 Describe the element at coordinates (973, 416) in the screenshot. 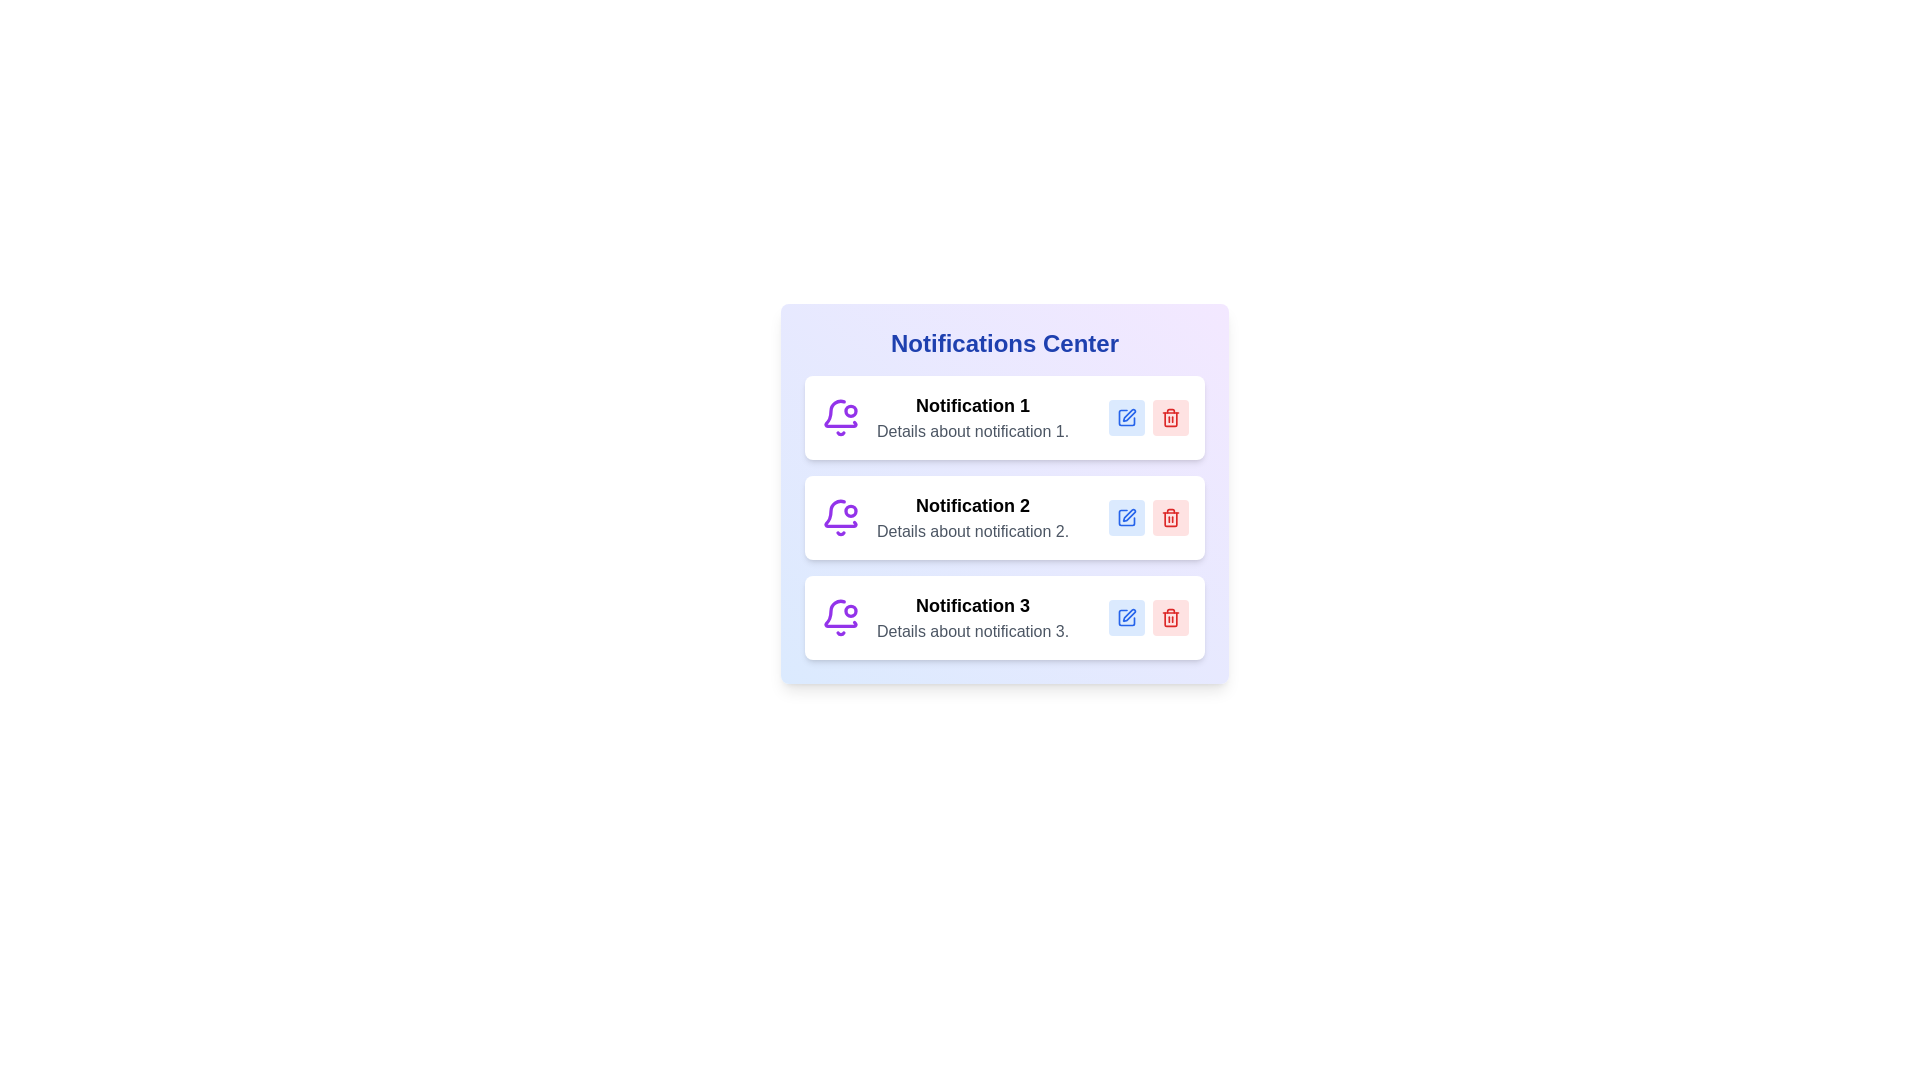

I see `the text content displayed in the notification card, specifically the bold text 'Notification 1' and the regular text 'Details about notification 1.'` at that location.